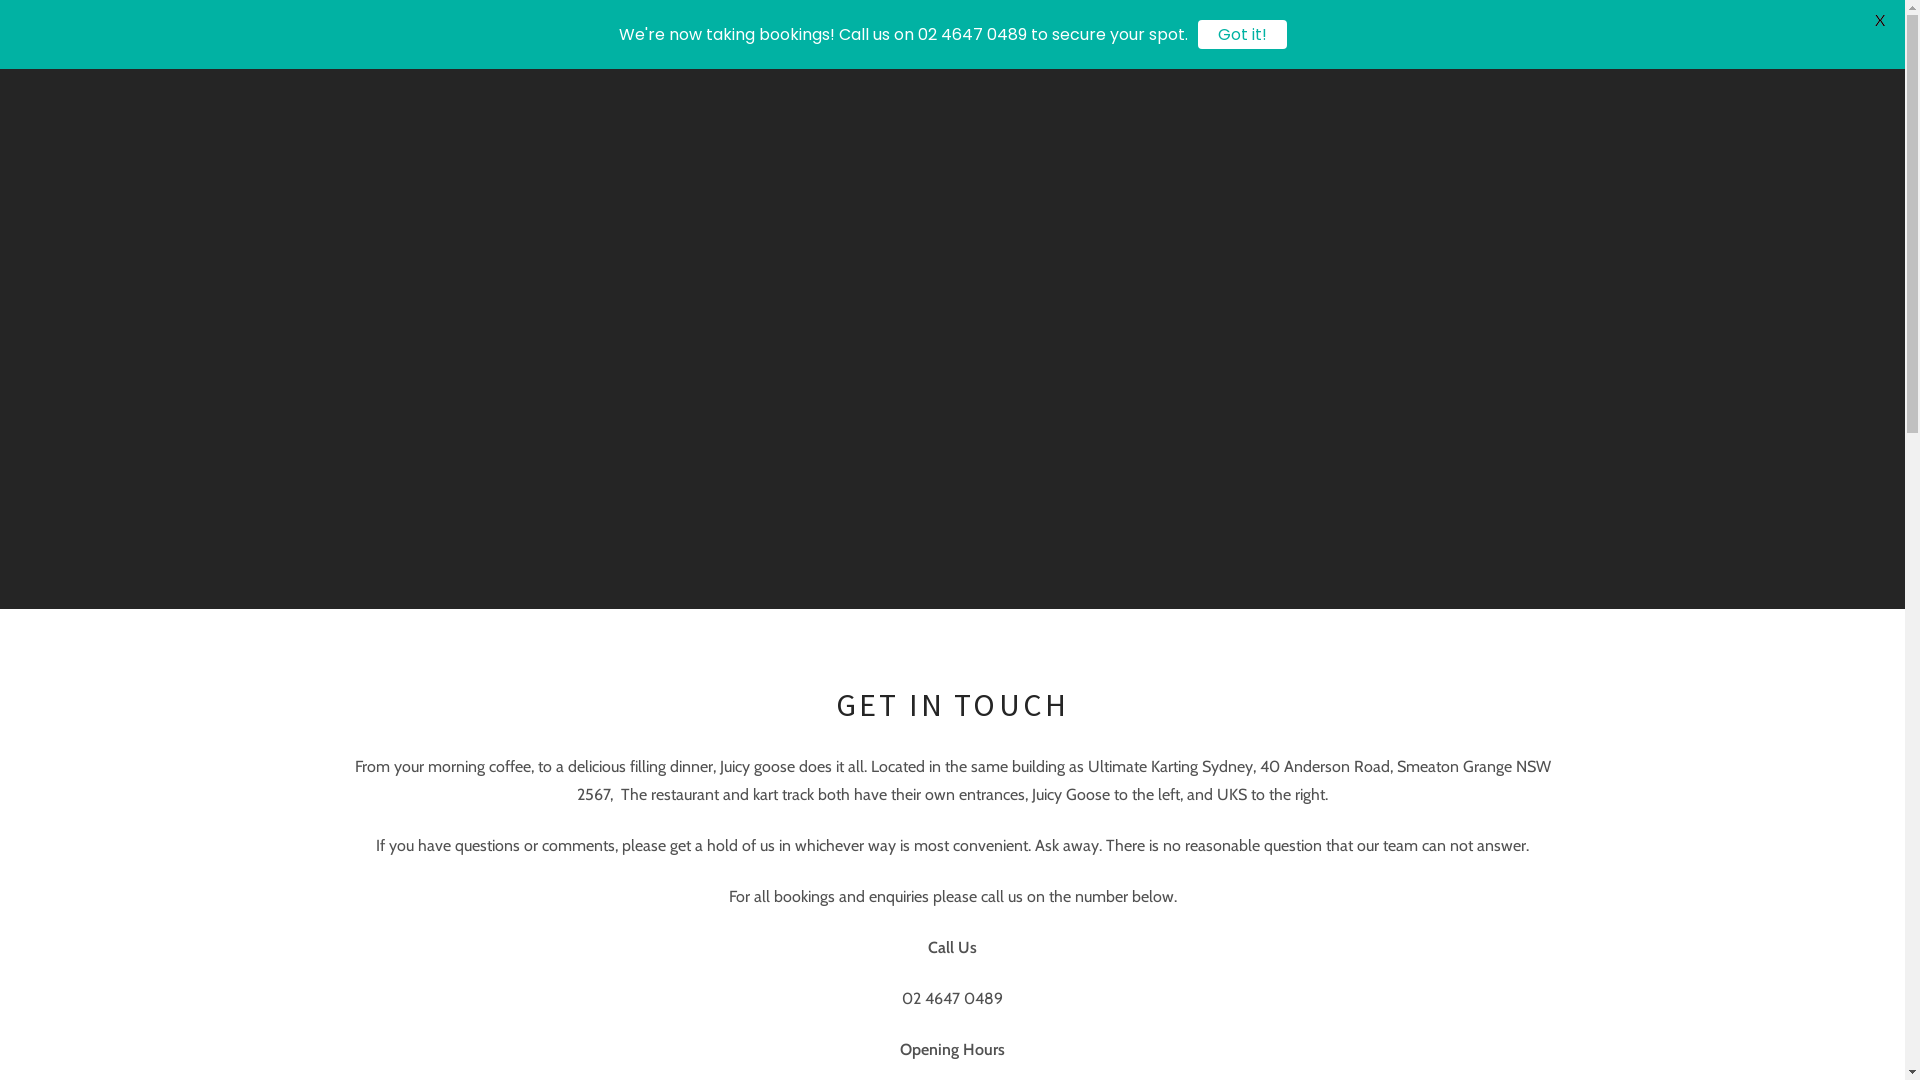 The width and height of the screenshot is (1920, 1080). Describe the element at coordinates (1241, 34) in the screenshot. I see `'Got it!'` at that location.